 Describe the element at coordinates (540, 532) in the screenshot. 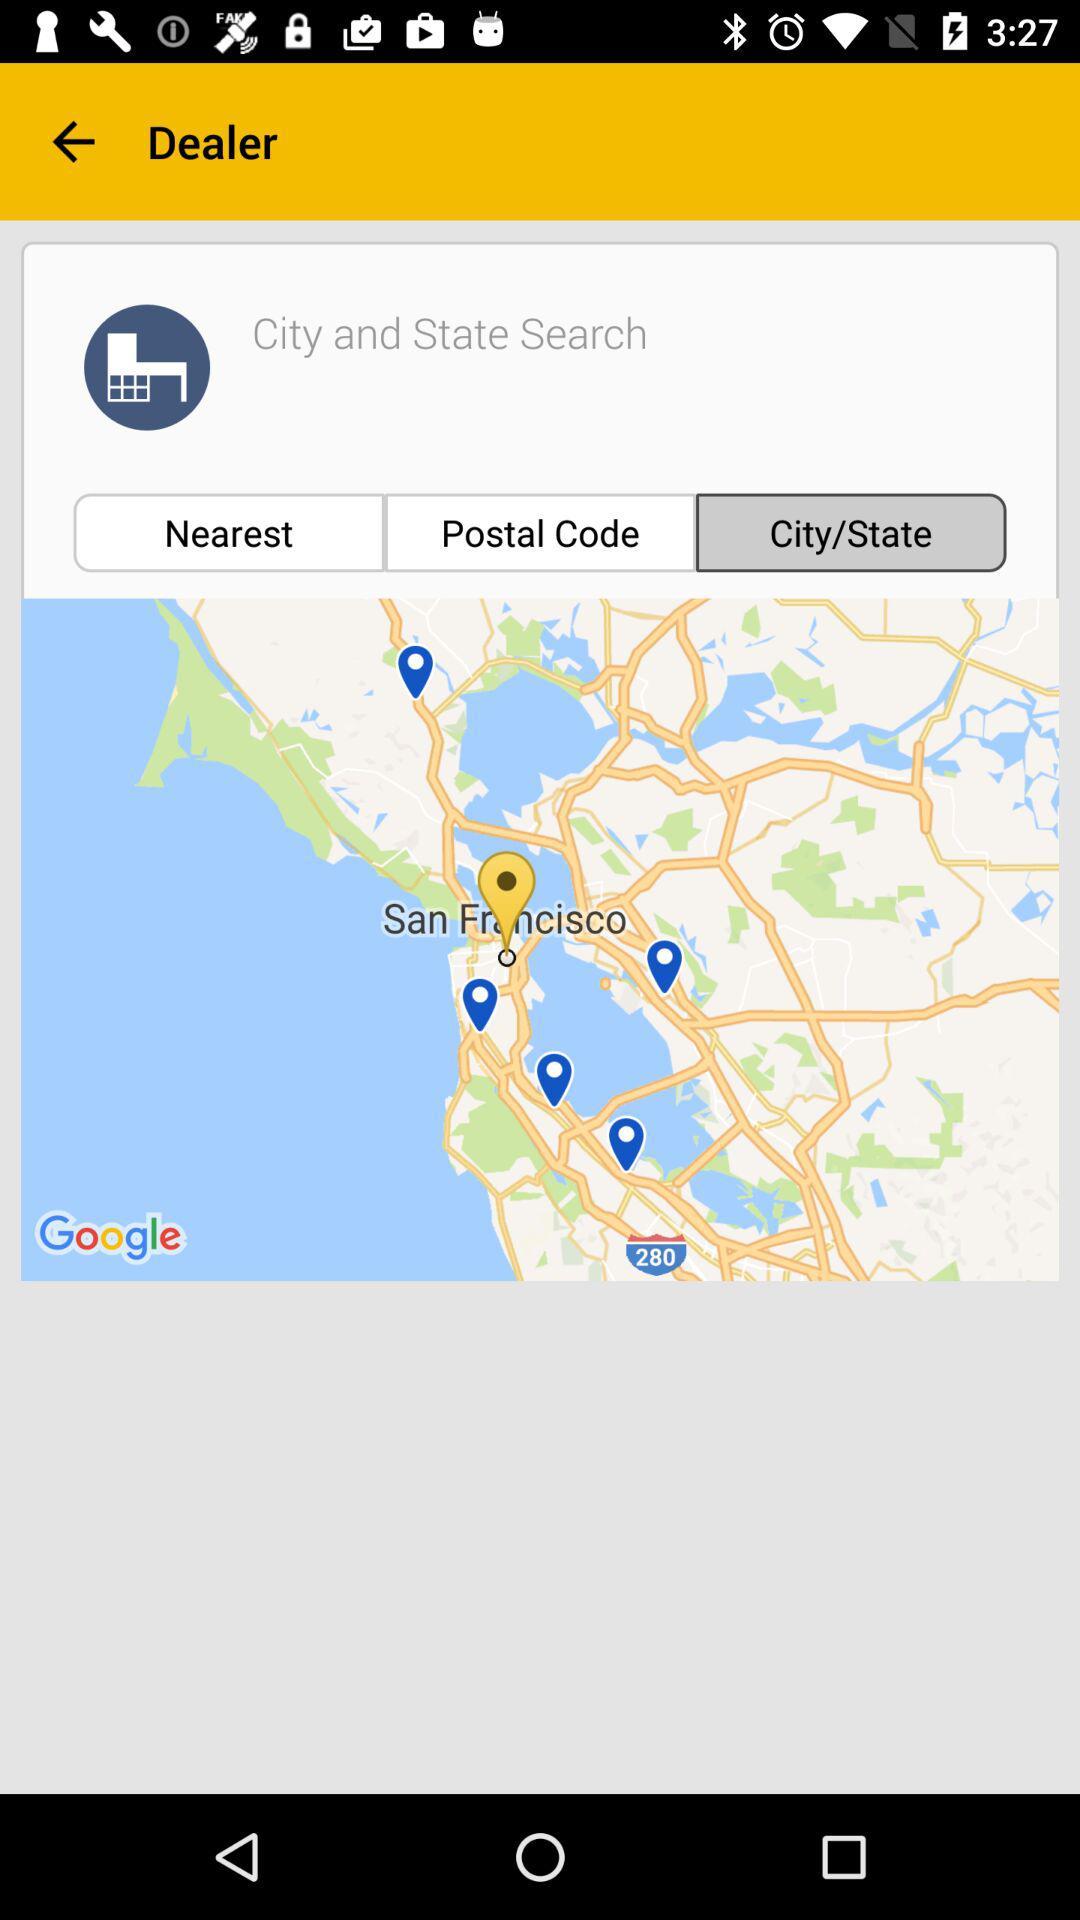

I see `item next to nearest item` at that location.